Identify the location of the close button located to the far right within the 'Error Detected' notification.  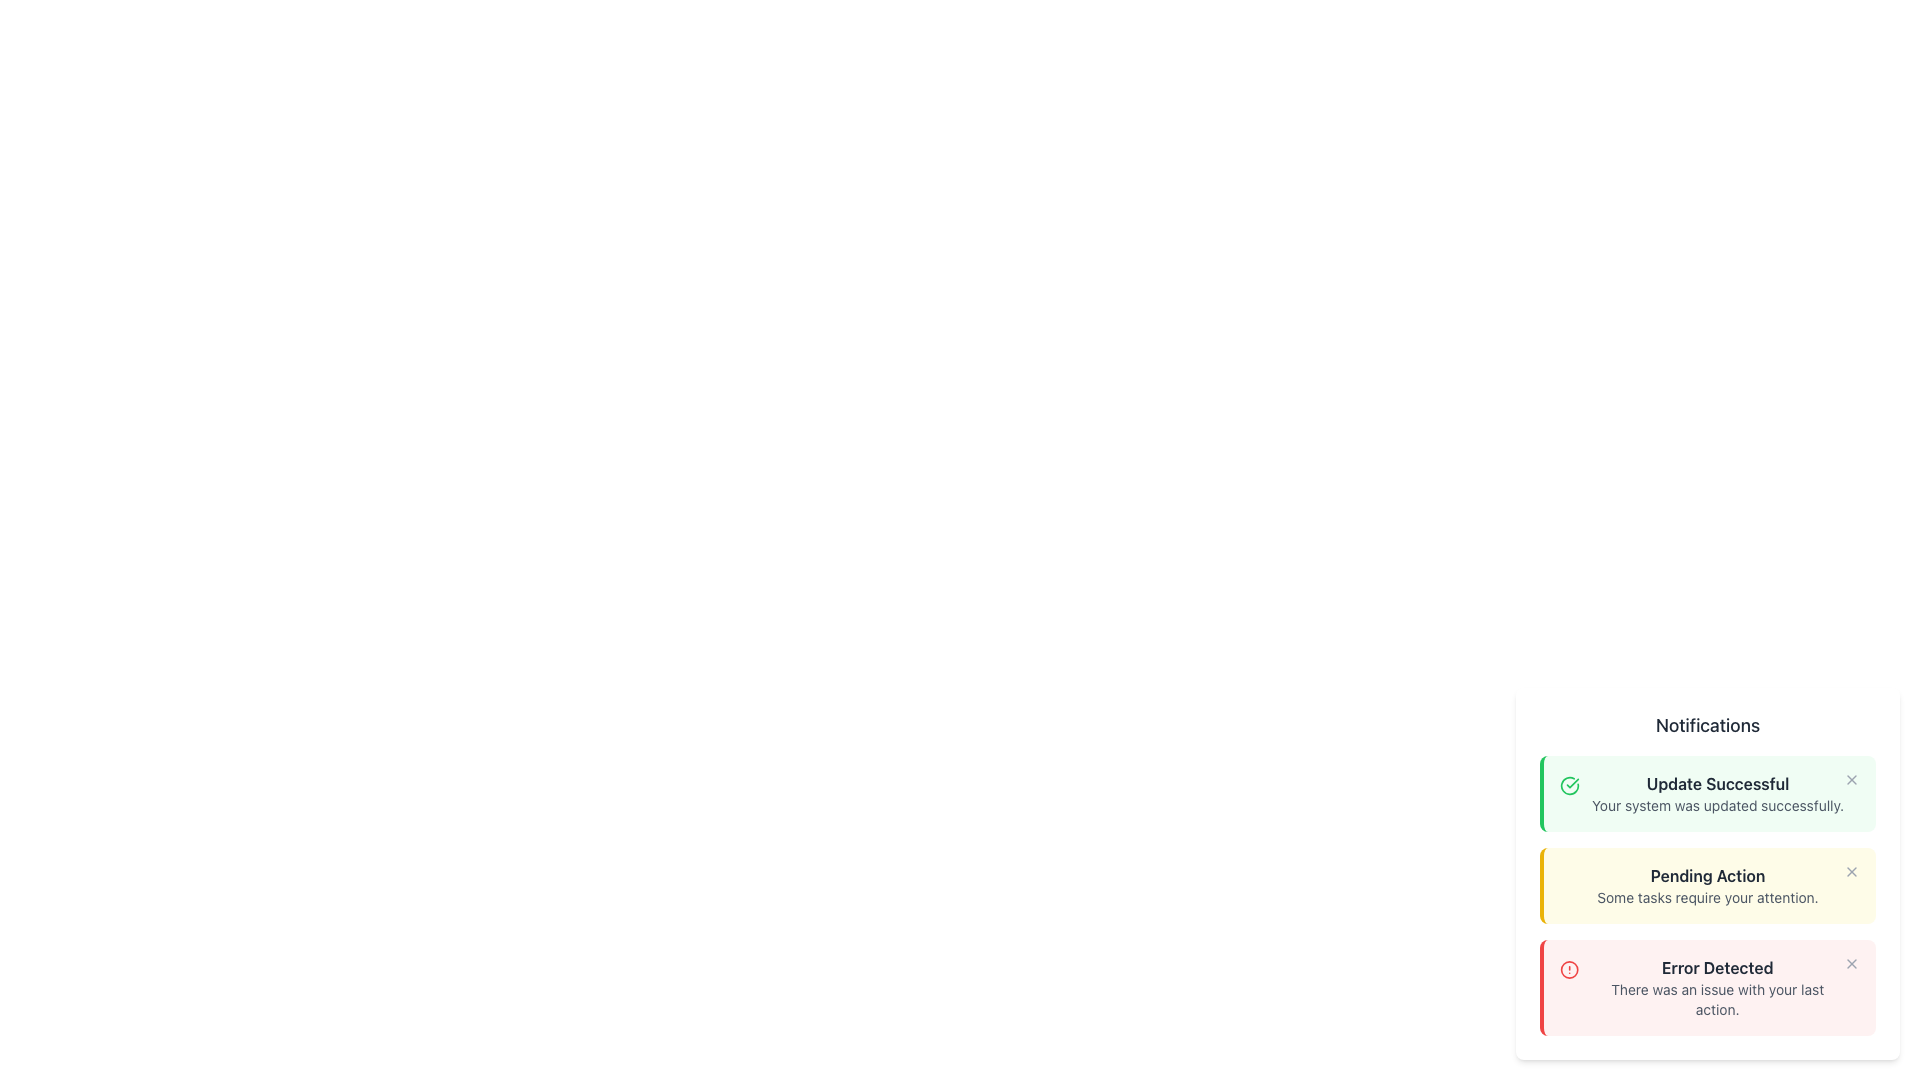
(1851, 963).